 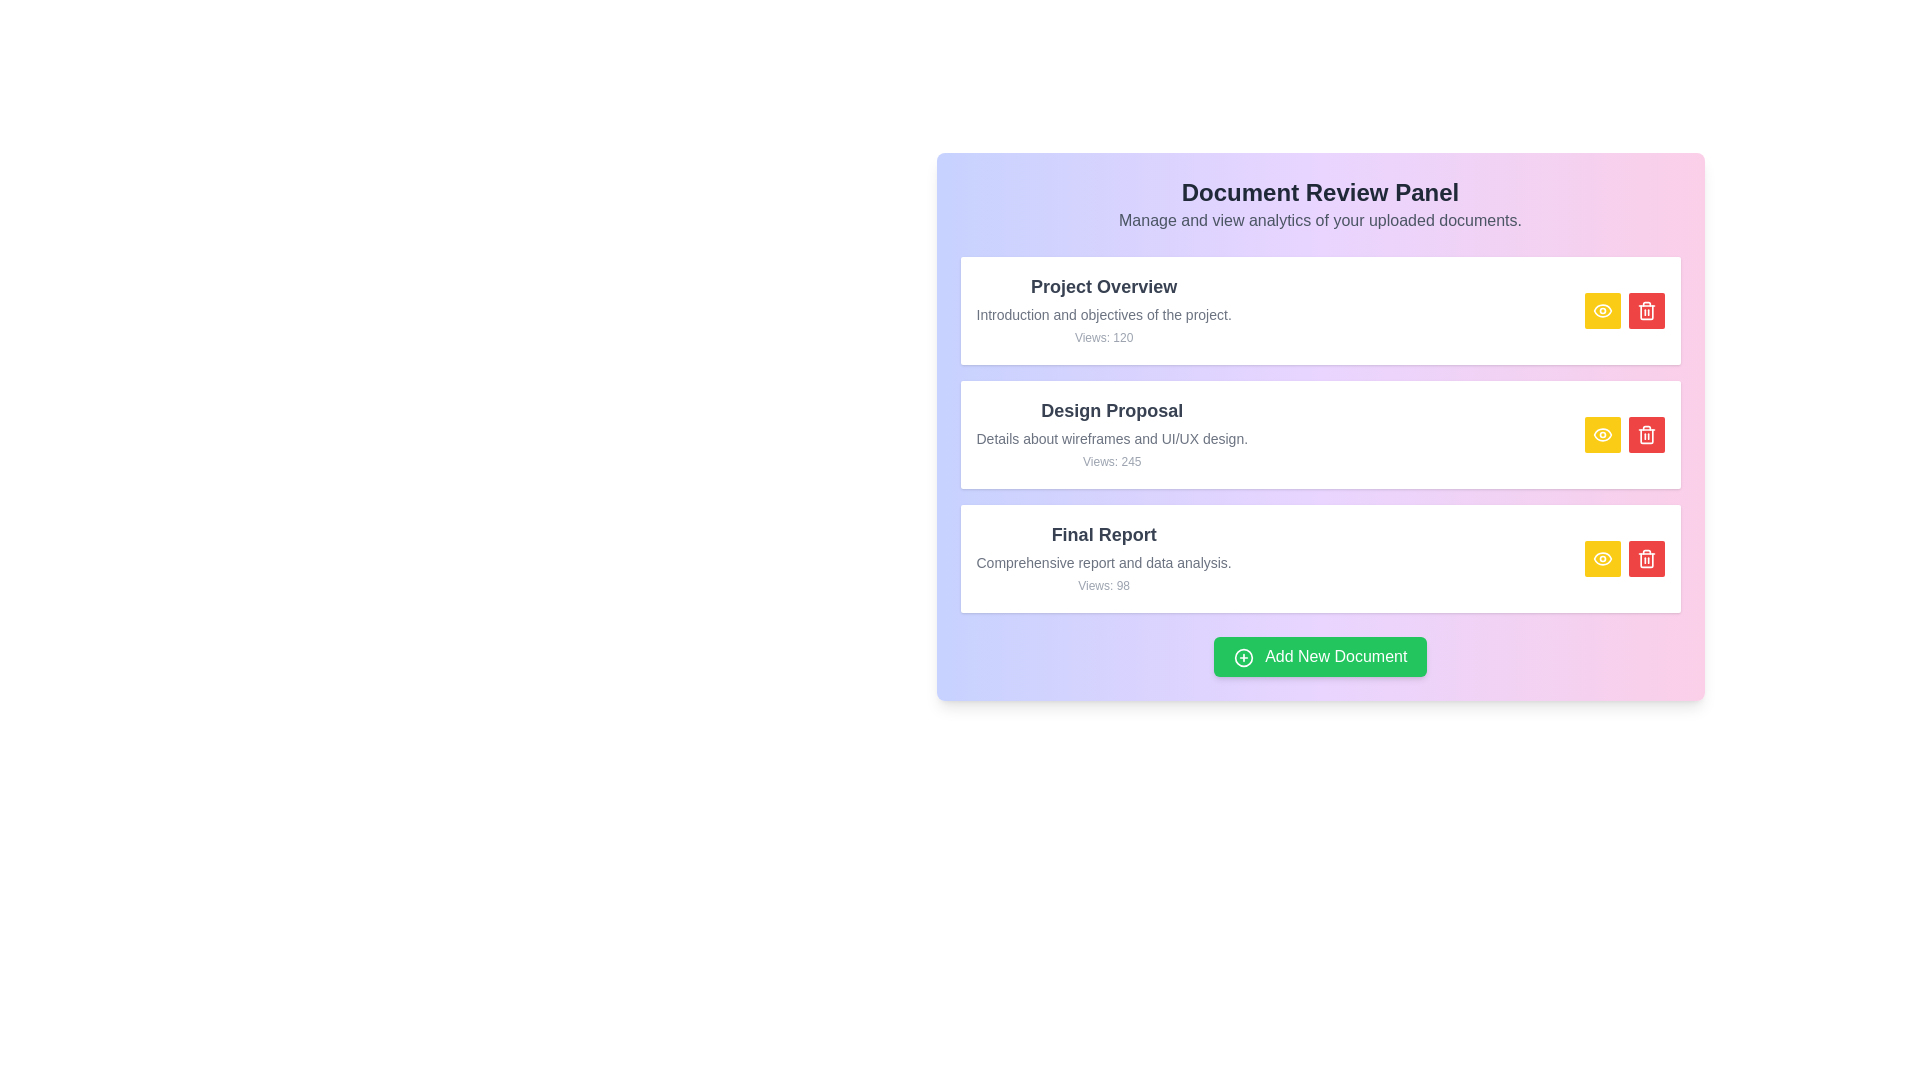 I want to click on 'Add New Document' button to initiate the process of adding a new document, so click(x=1320, y=656).